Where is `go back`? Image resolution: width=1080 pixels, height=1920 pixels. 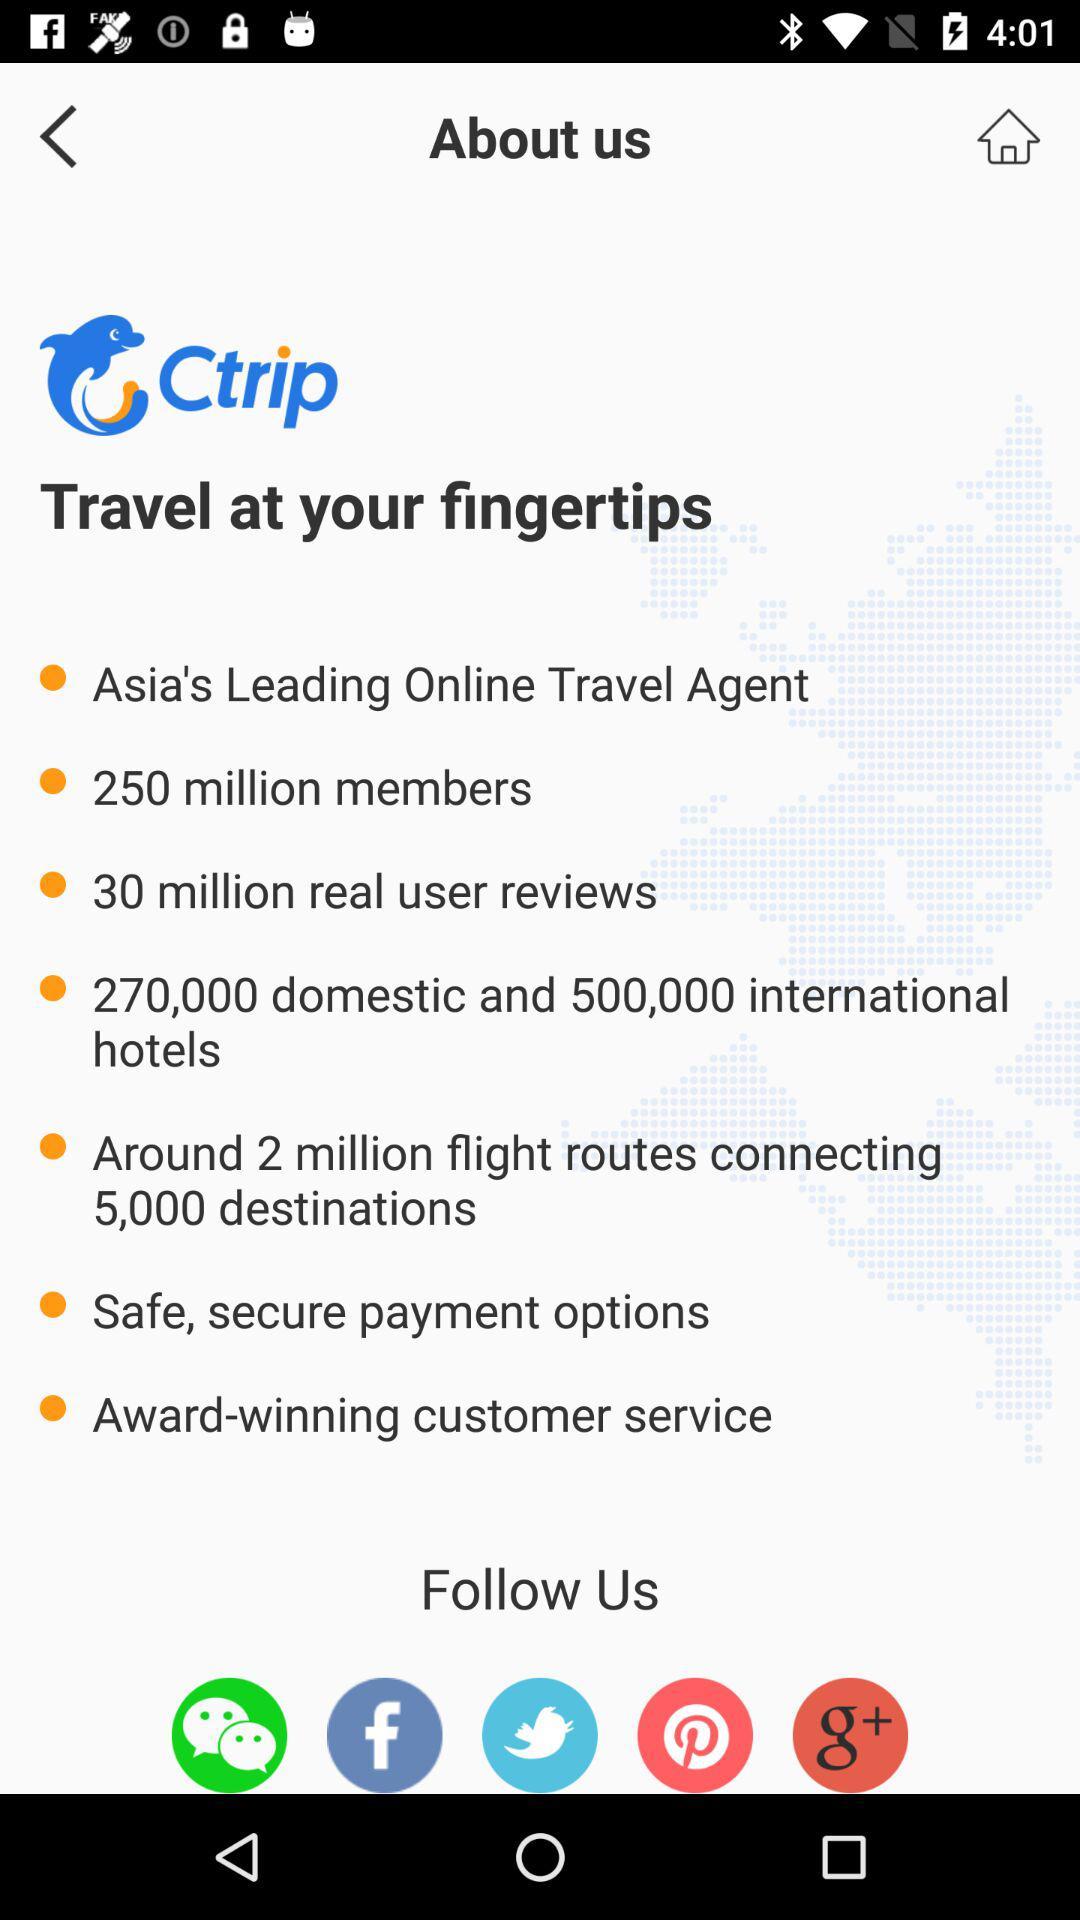
go back is located at coordinates (50, 135).